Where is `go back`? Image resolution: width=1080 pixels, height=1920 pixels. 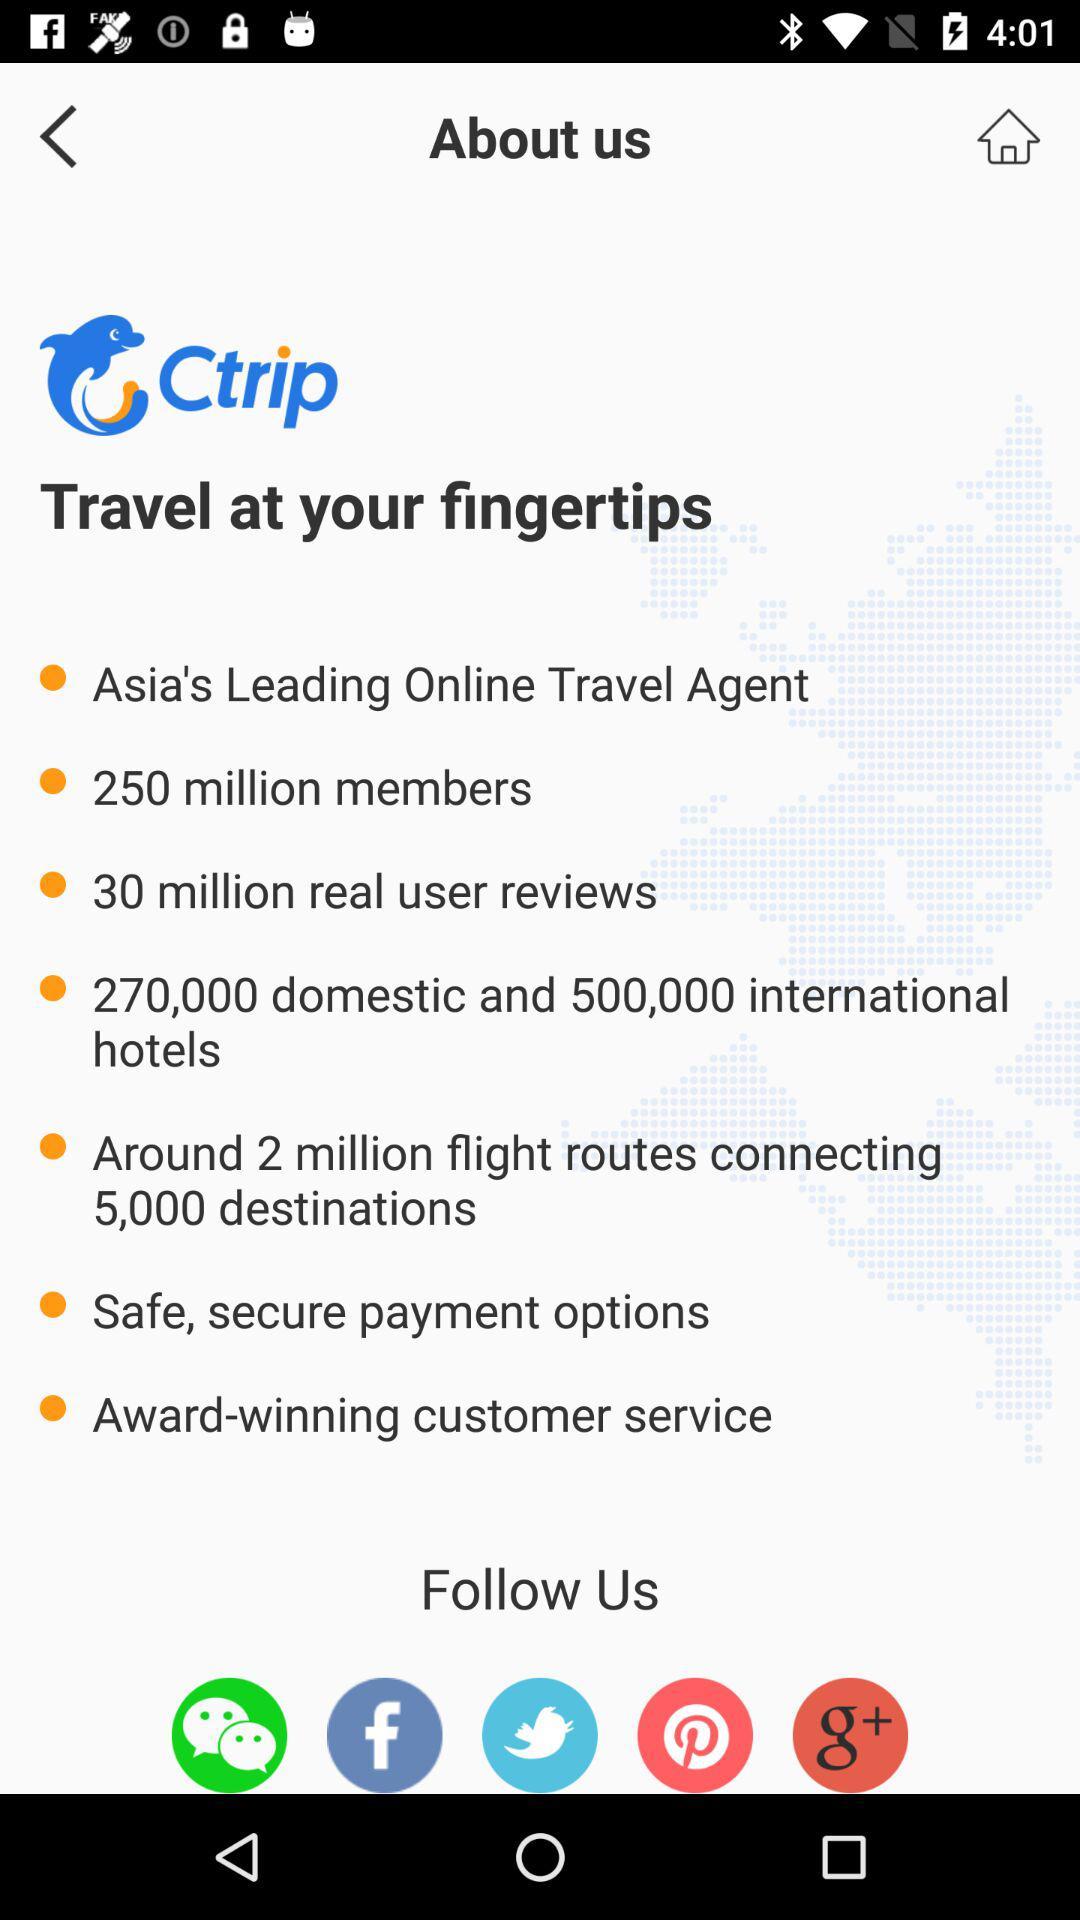
go back is located at coordinates (50, 135).